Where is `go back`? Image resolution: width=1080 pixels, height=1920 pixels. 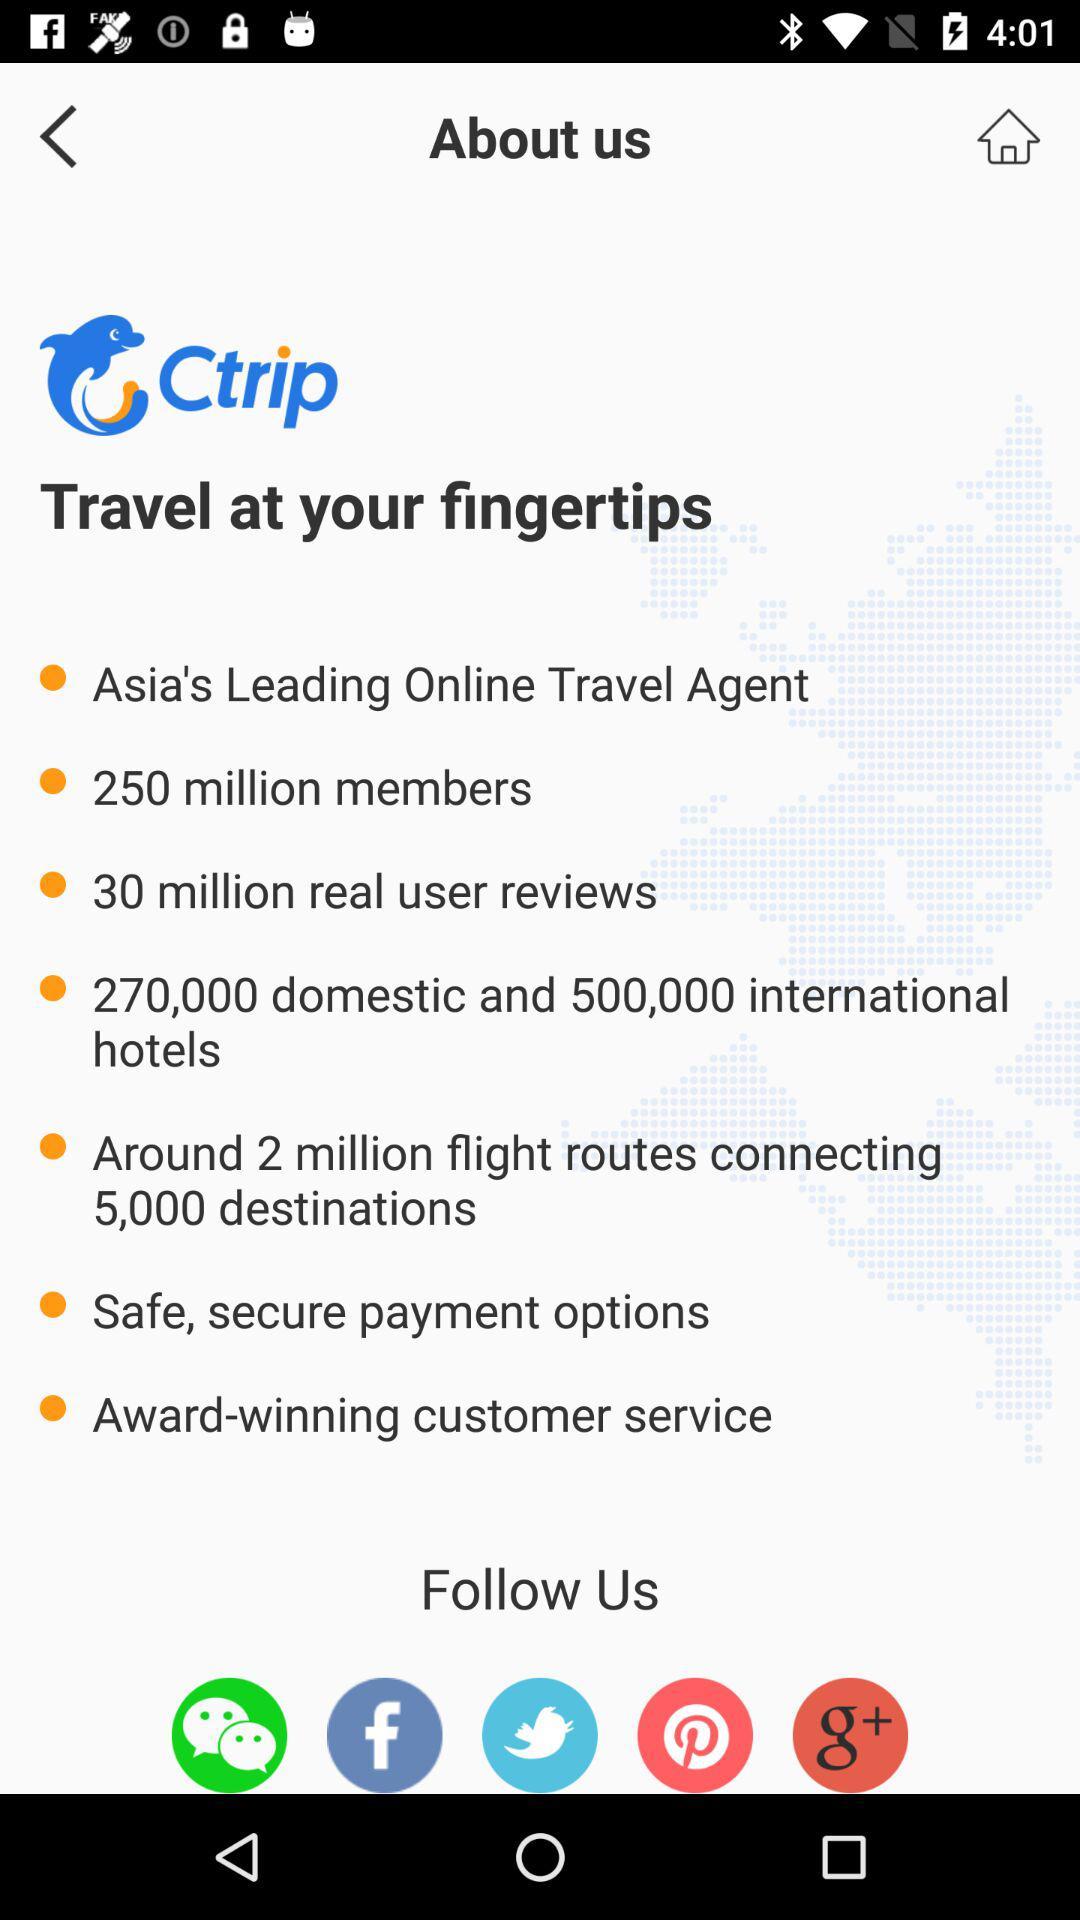
go back is located at coordinates (50, 135).